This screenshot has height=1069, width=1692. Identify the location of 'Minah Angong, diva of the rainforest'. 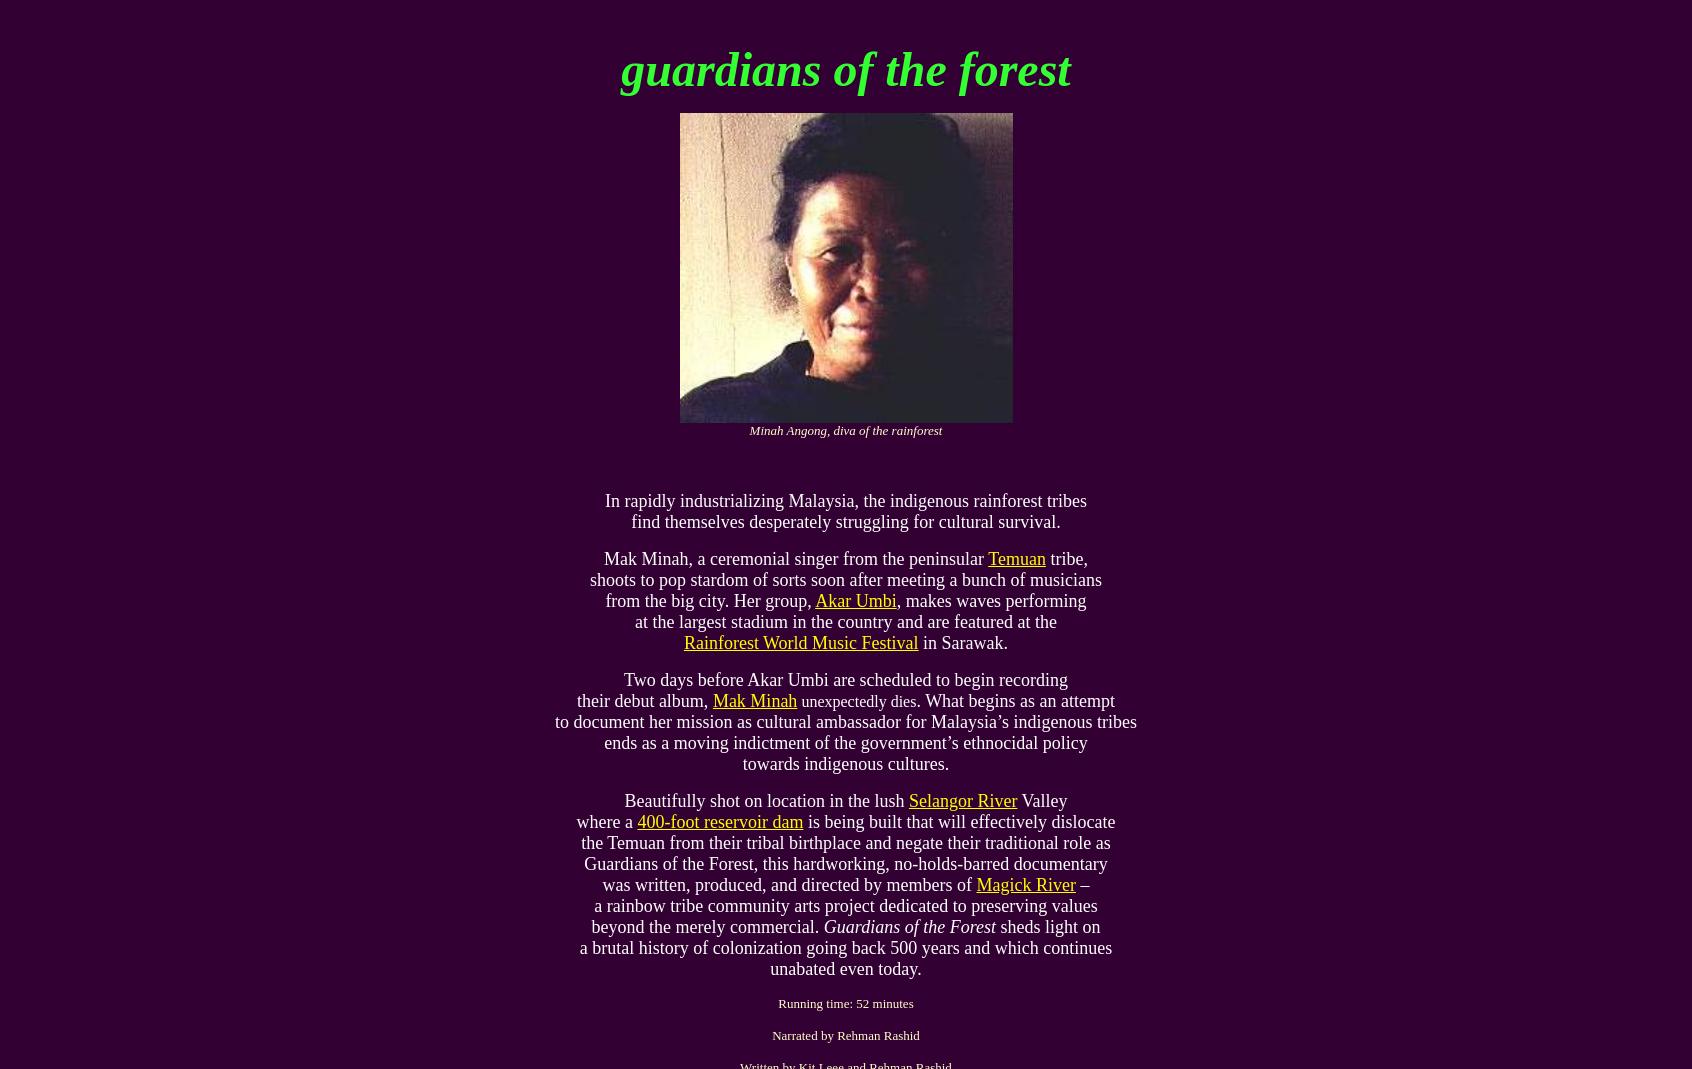
(748, 429).